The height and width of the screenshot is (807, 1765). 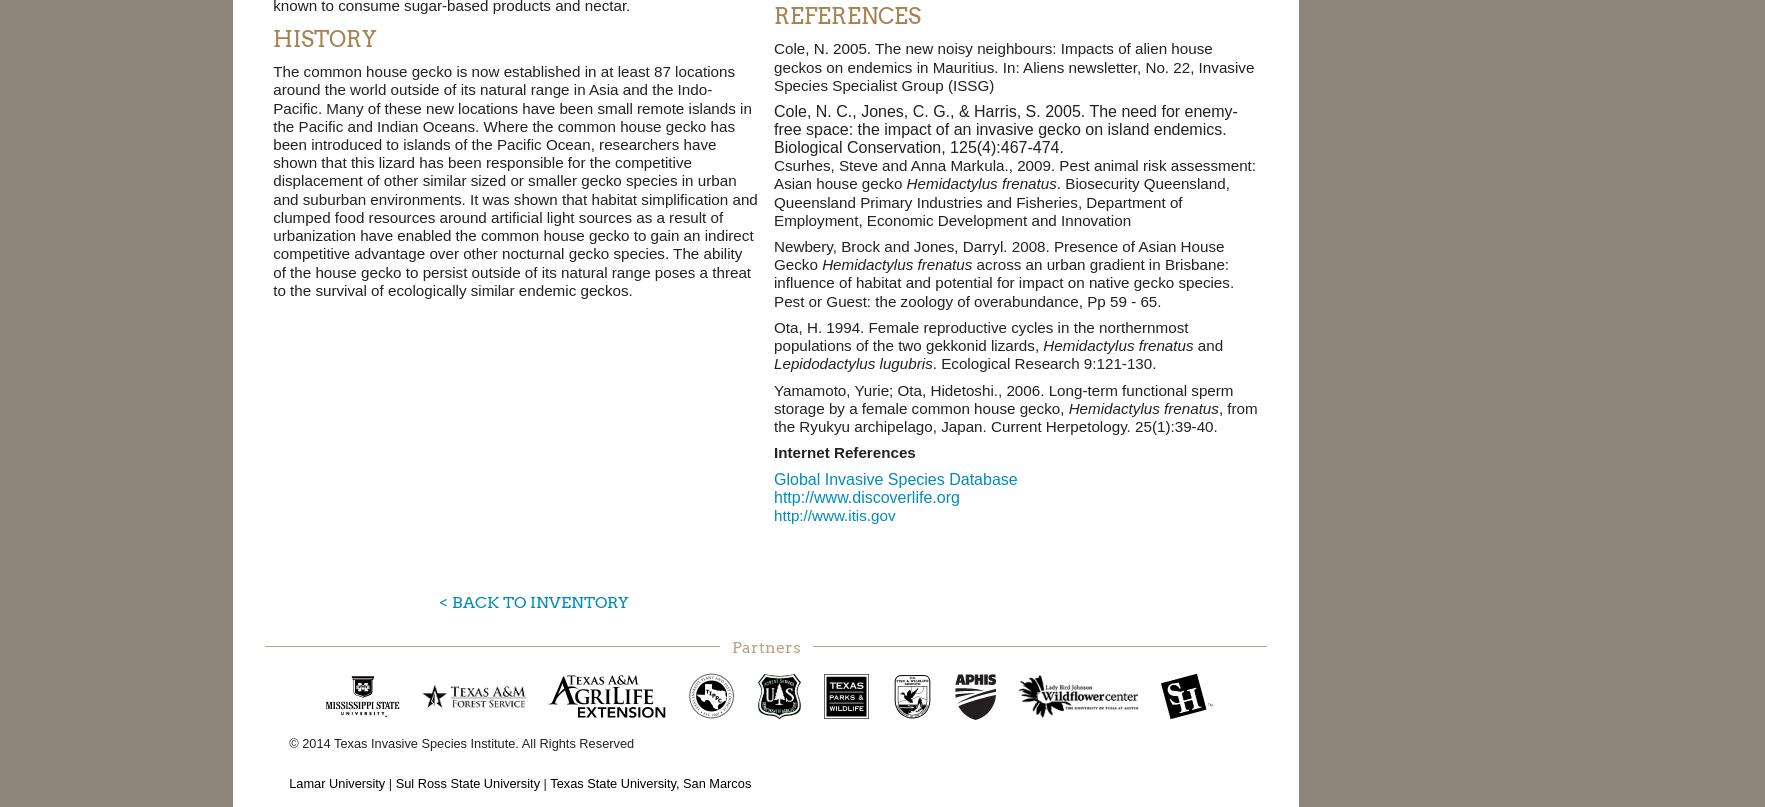 I want to click on '< Back to Inventory', so click(x=533, y=600).